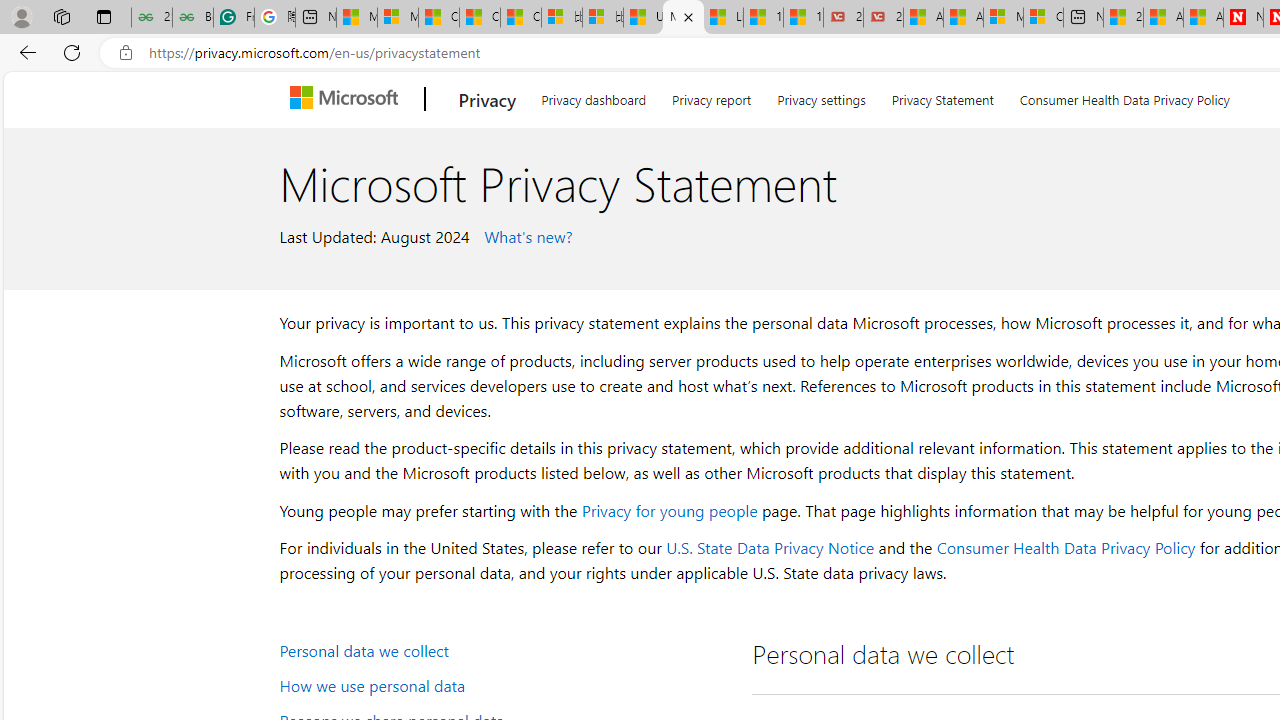  What do you see at coordinates (669, 509) in the screenshot?
I see `'Privacy for young people'` at bounding box center [669, 509].